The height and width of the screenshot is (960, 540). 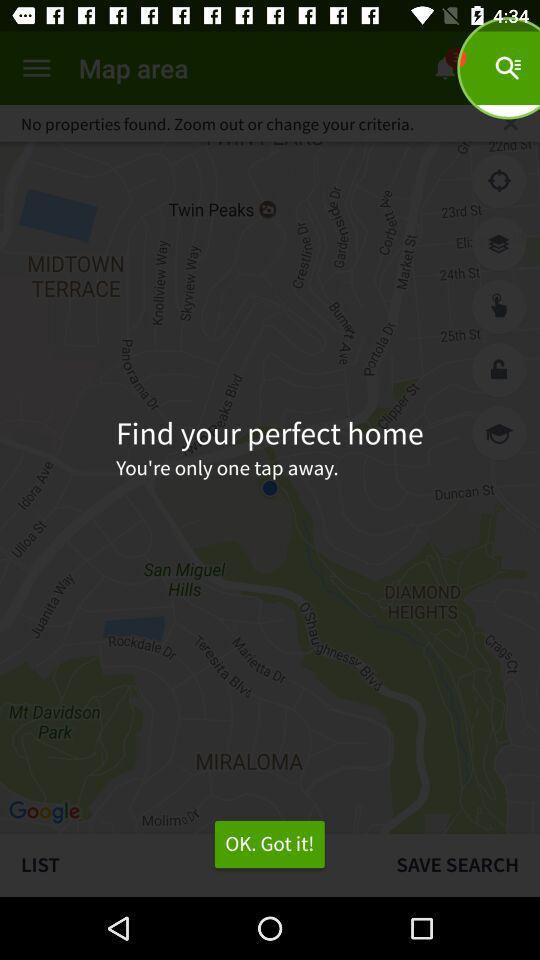 What do you see at coordinates (269, 843) in the screenshot?
I see `icon next to the save search icon` at bounding box center [269, 843].